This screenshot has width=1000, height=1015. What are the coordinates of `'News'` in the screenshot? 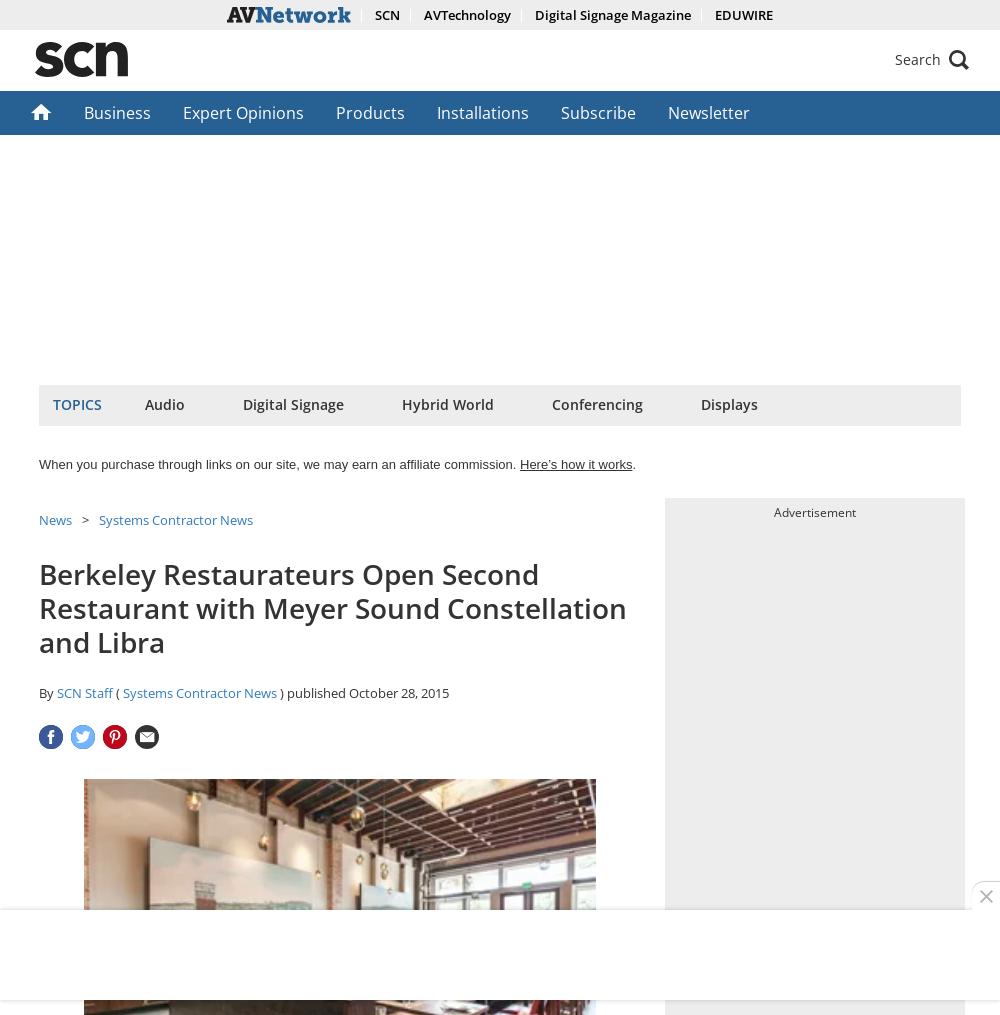 It's located at (55, 519).